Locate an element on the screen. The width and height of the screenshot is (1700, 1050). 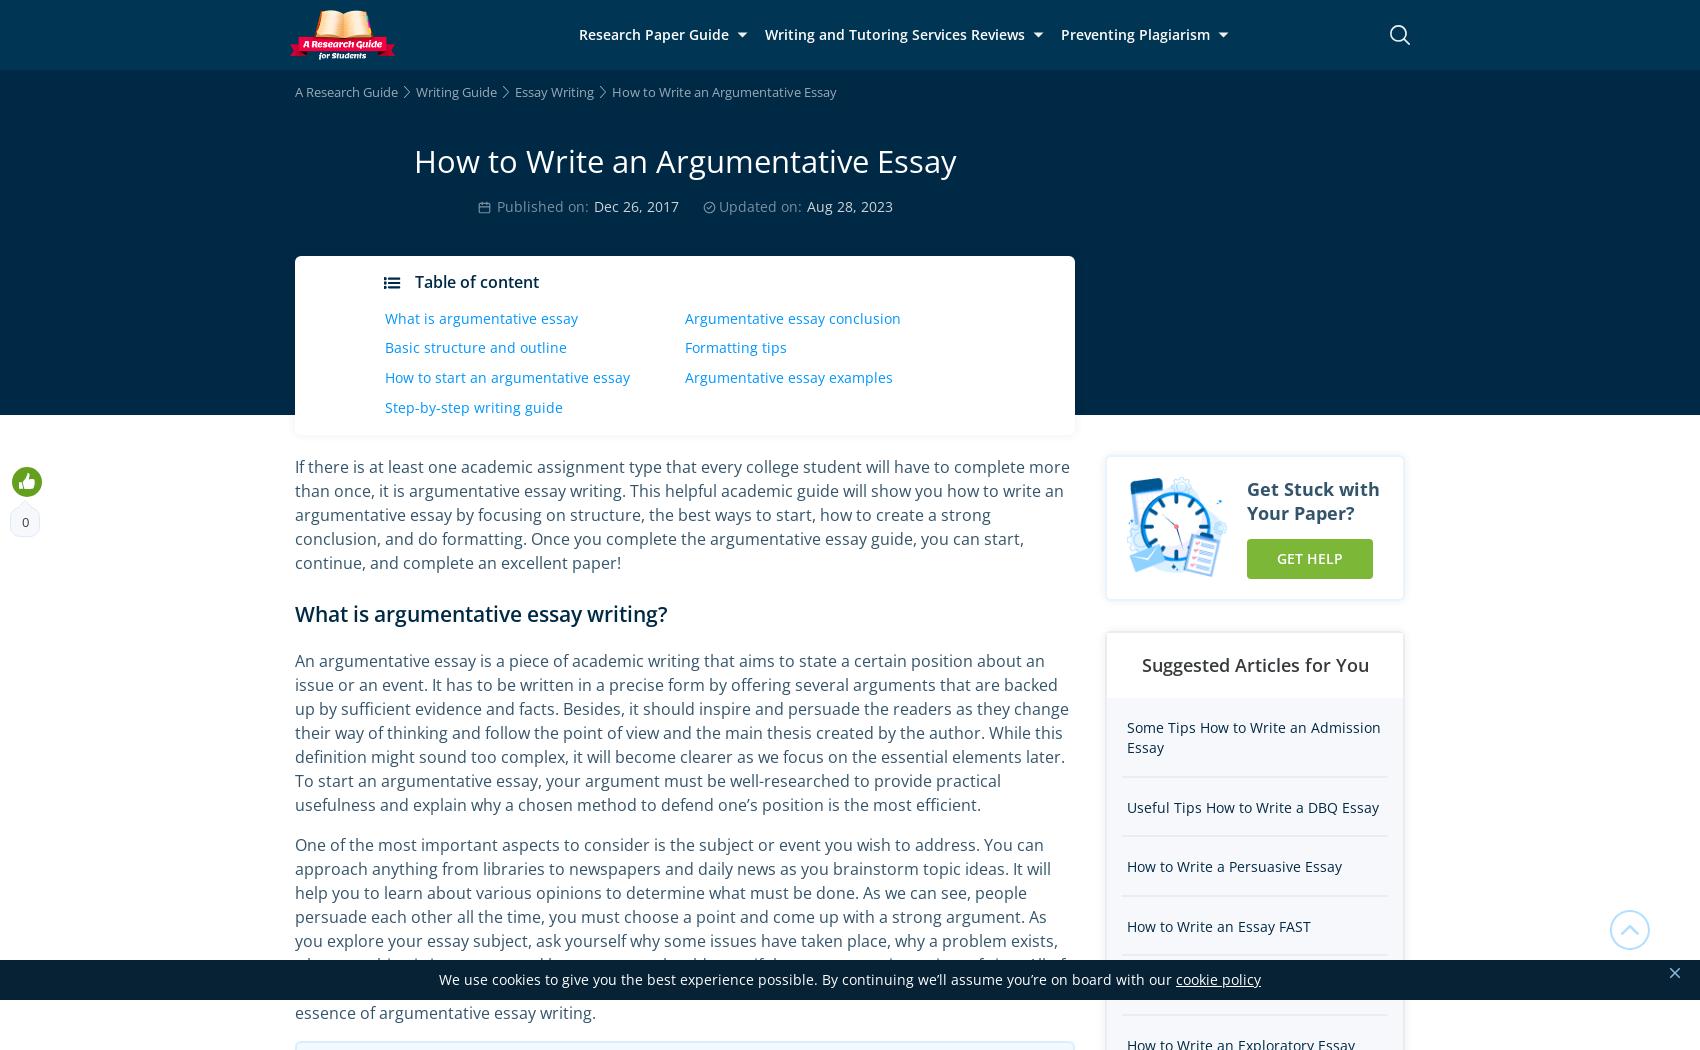
'cookie policy' is located at coordinates (1217, 979).